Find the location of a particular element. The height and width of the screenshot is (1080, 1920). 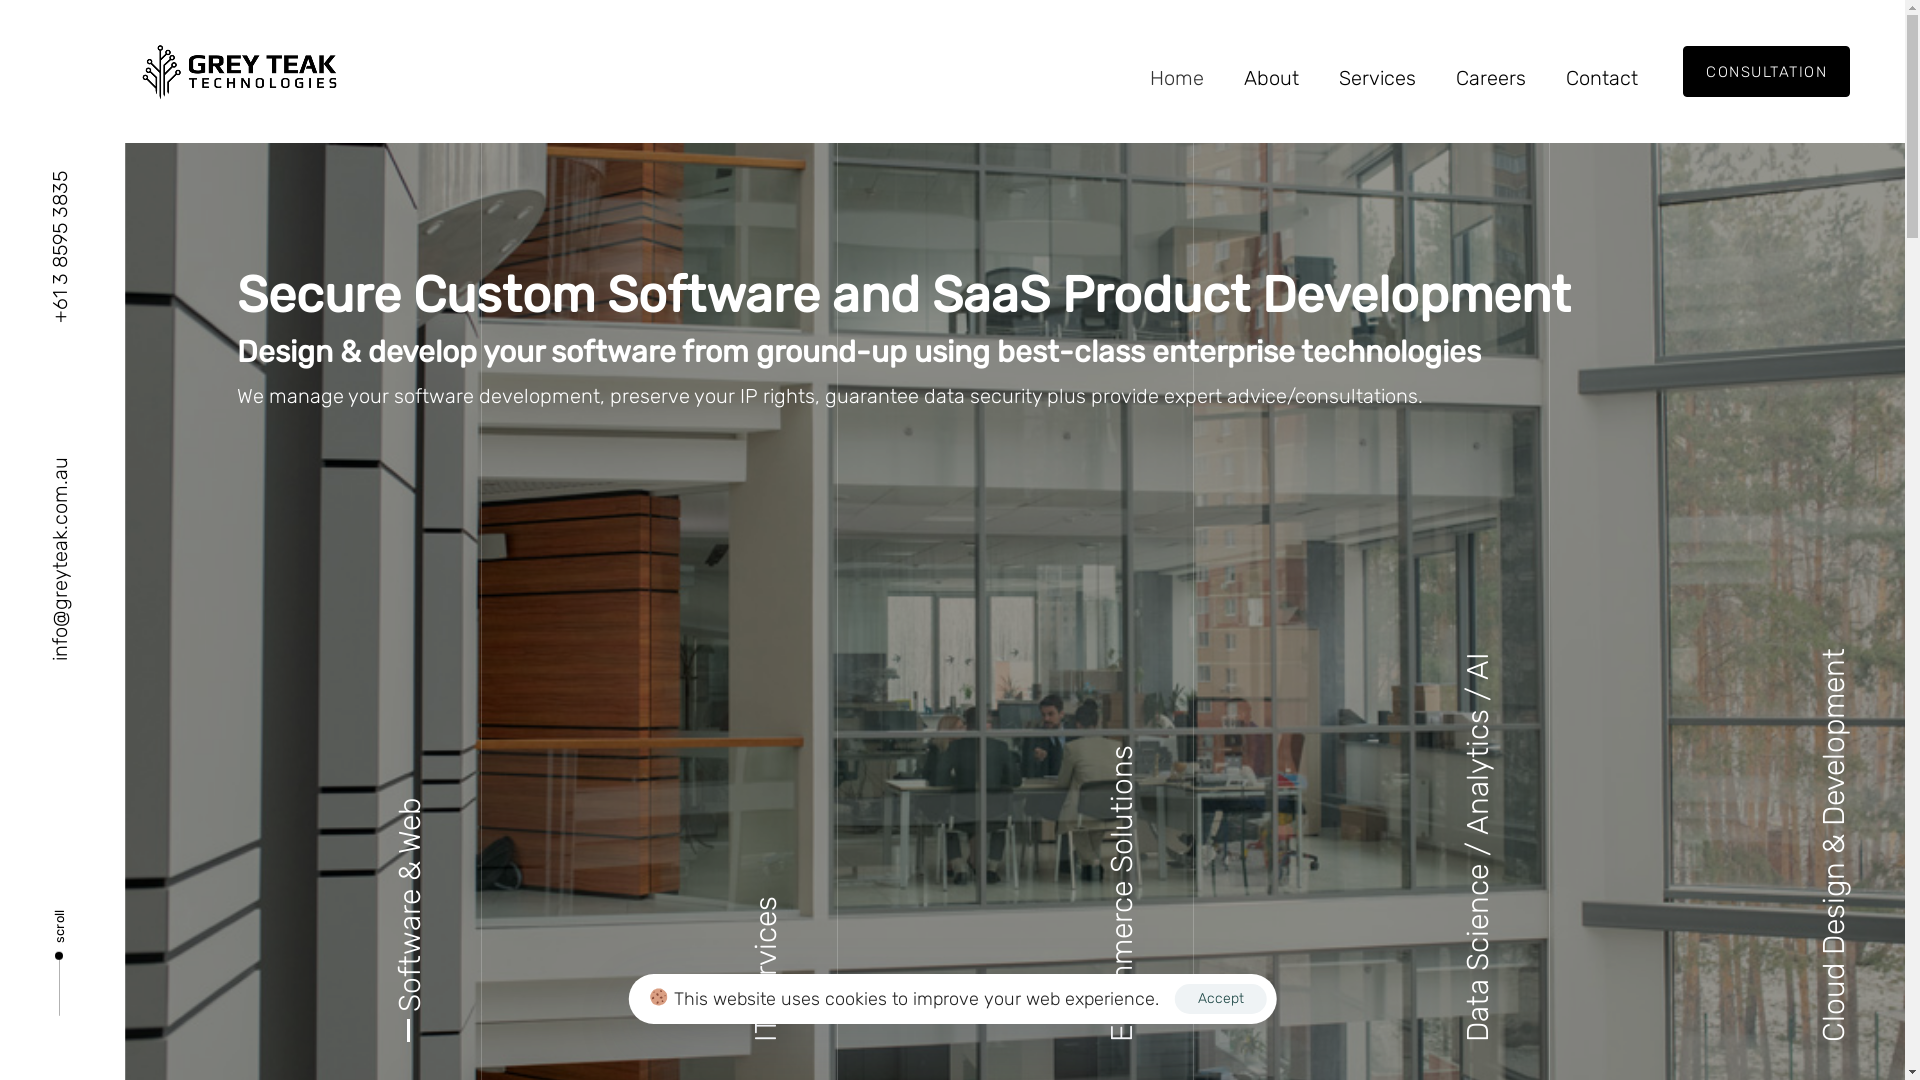

'Managed IT Services' is located at coordinates (771, 869).